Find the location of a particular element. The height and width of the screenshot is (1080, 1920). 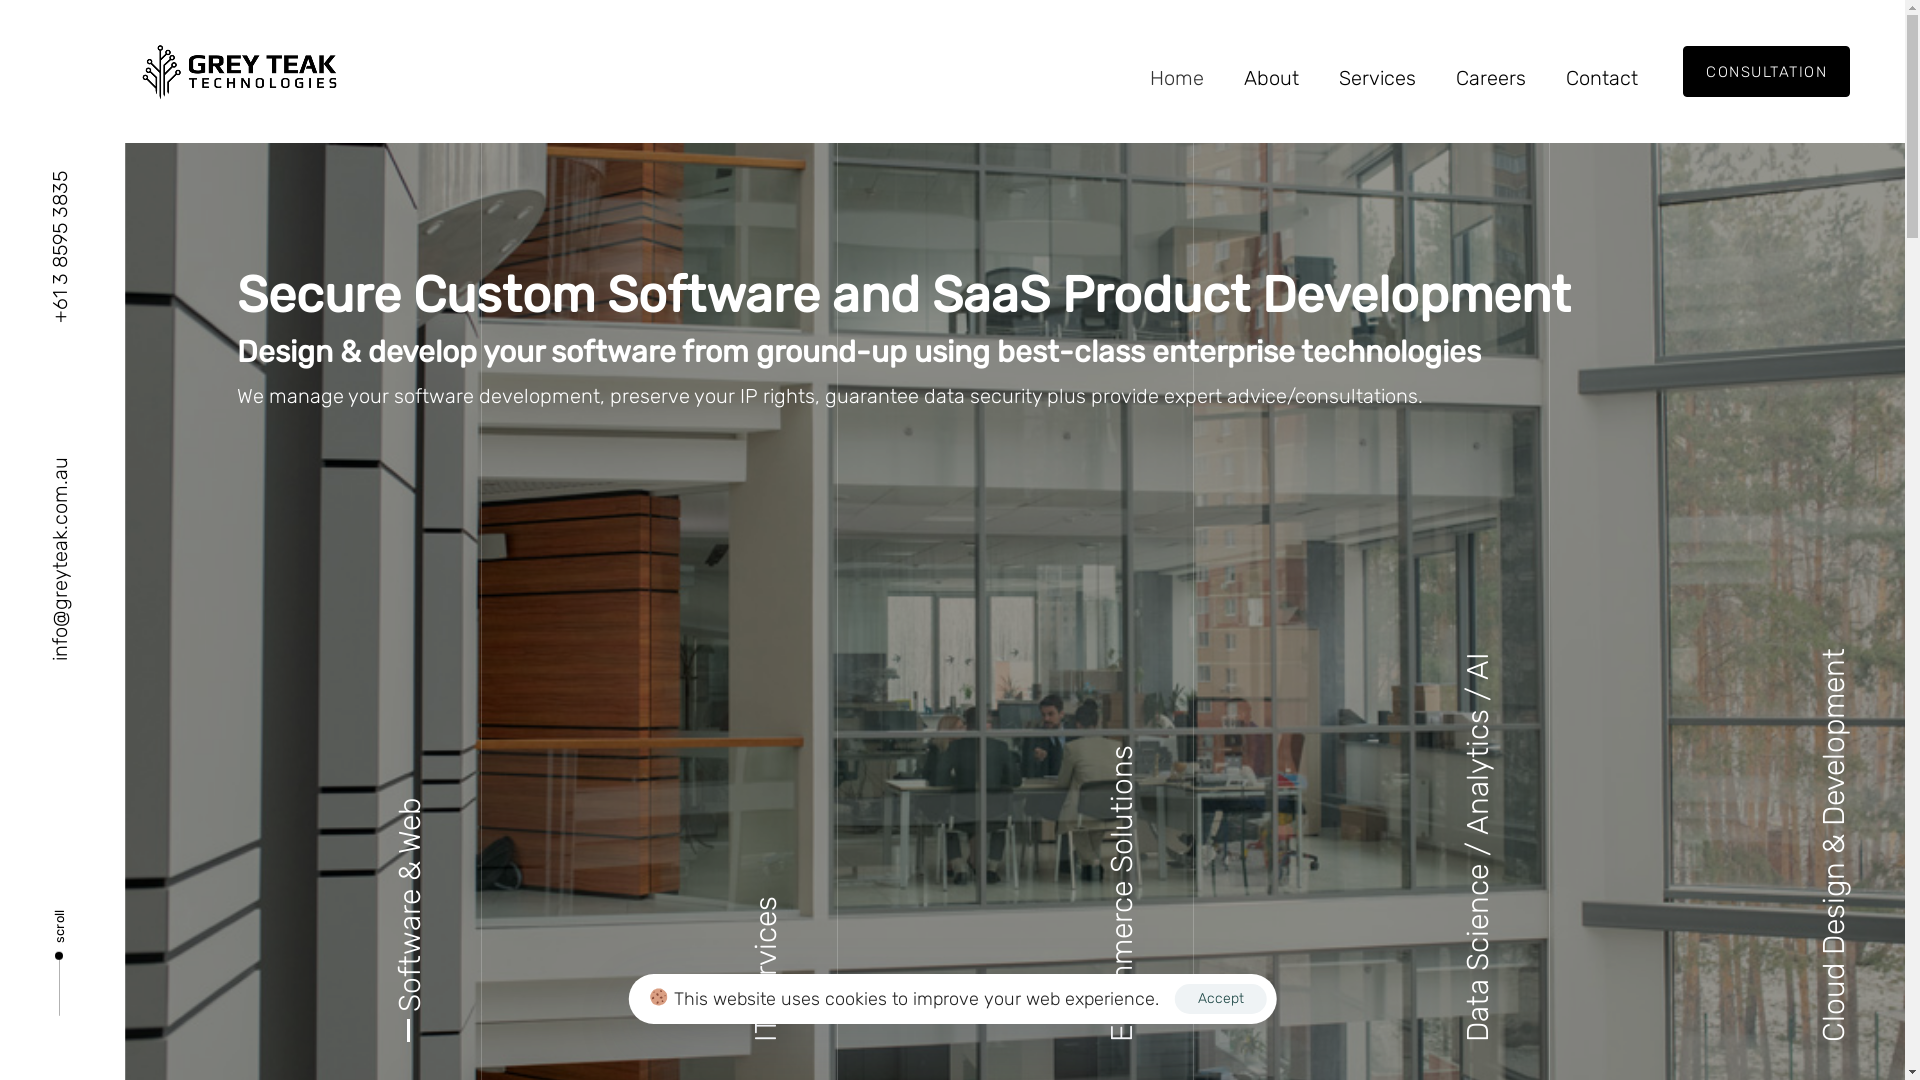

'Managed IT Services' is located at coordinates (771, 869).